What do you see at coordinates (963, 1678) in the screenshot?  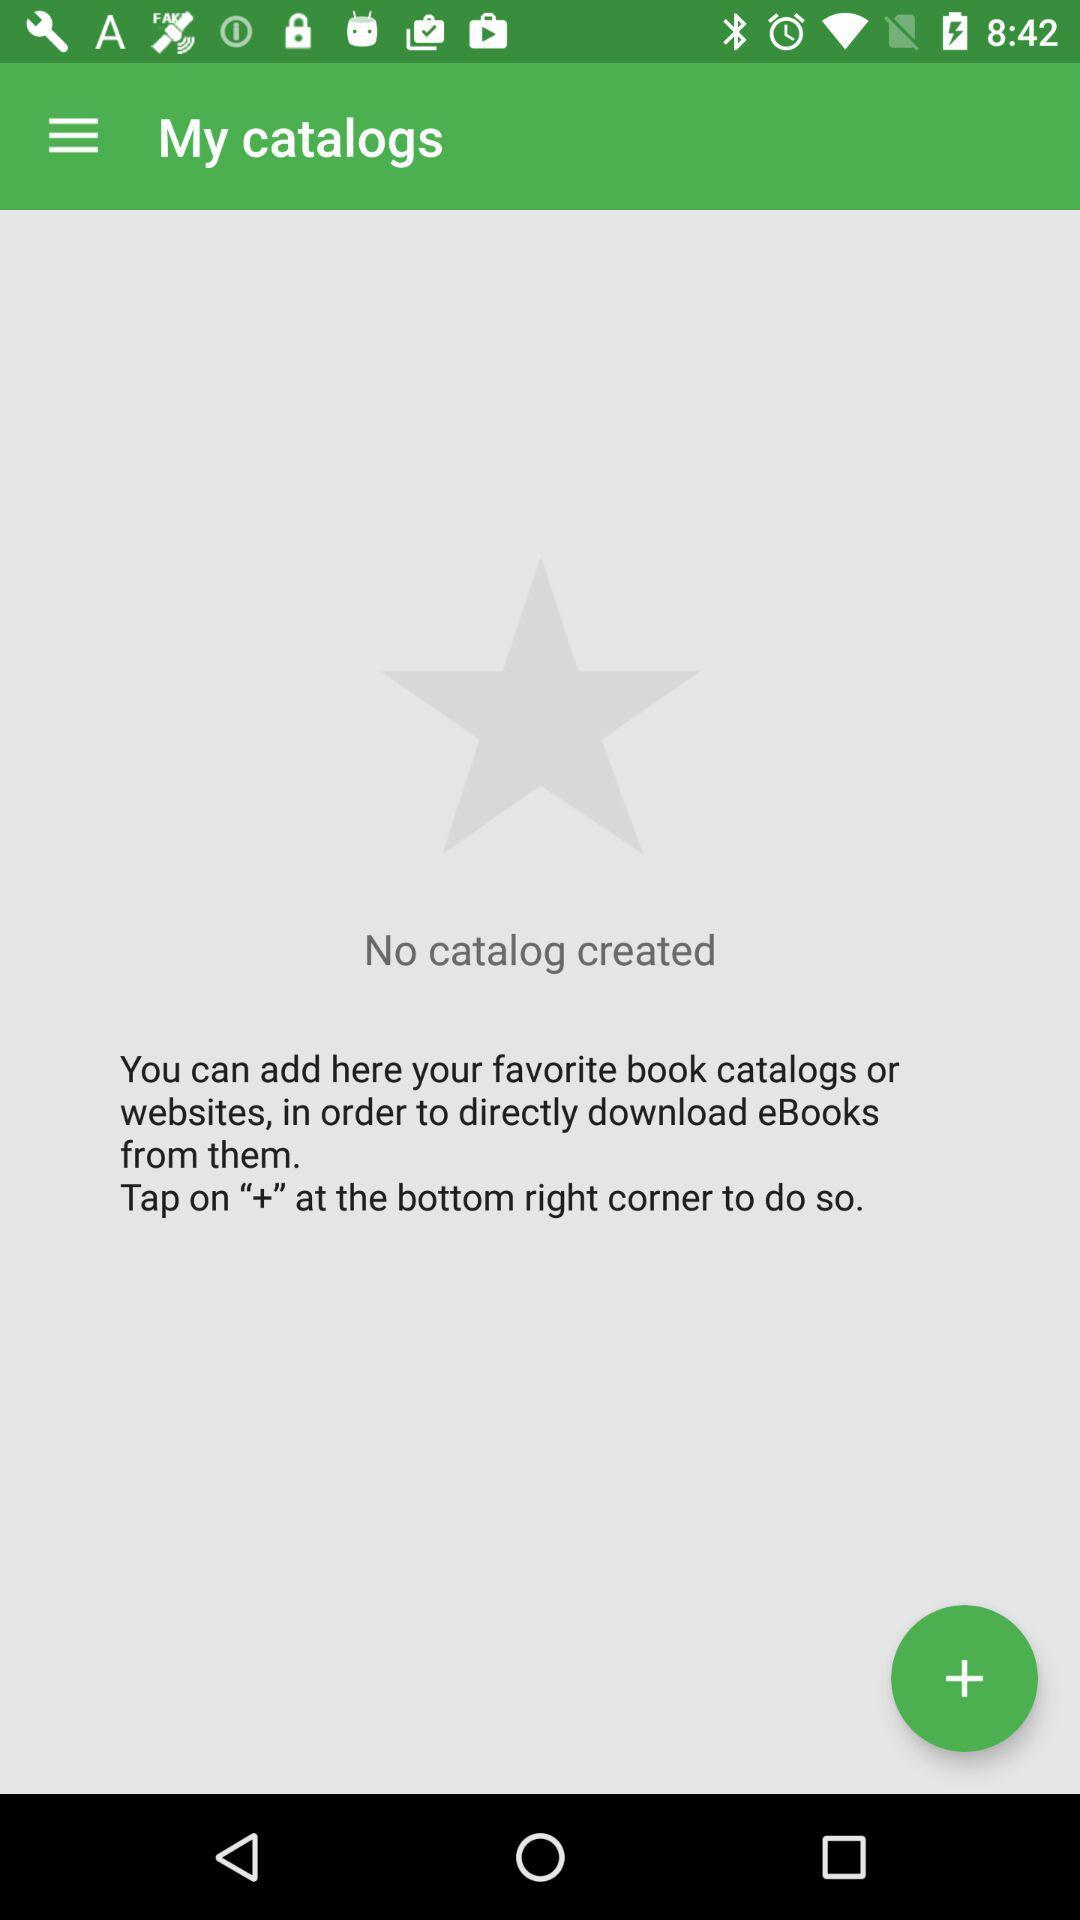 I see `item below the you can add` at bounding box center [963, 1678].